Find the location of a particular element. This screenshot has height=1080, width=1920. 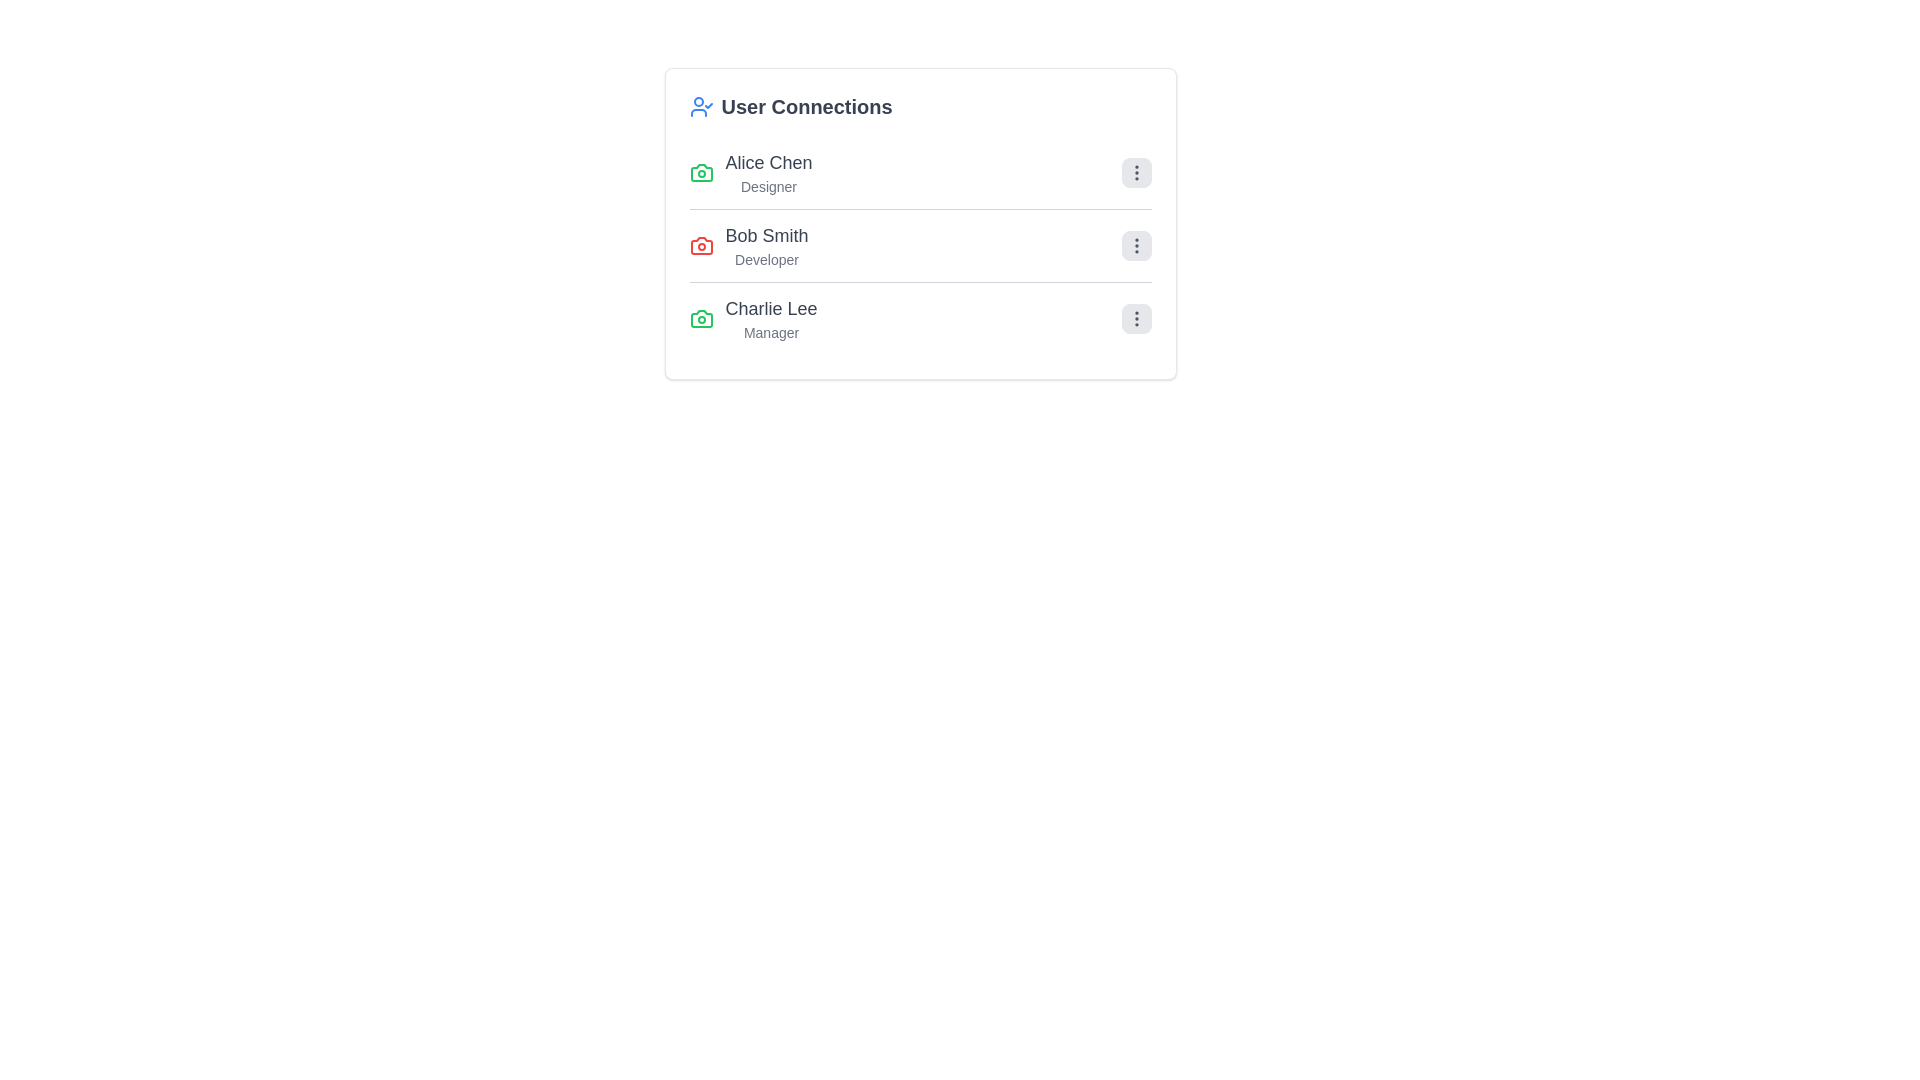

the button next to 'Alice Chen Designer' using keyboard navigation and activate it with the Enter key is located at coordinates (1136, 172).